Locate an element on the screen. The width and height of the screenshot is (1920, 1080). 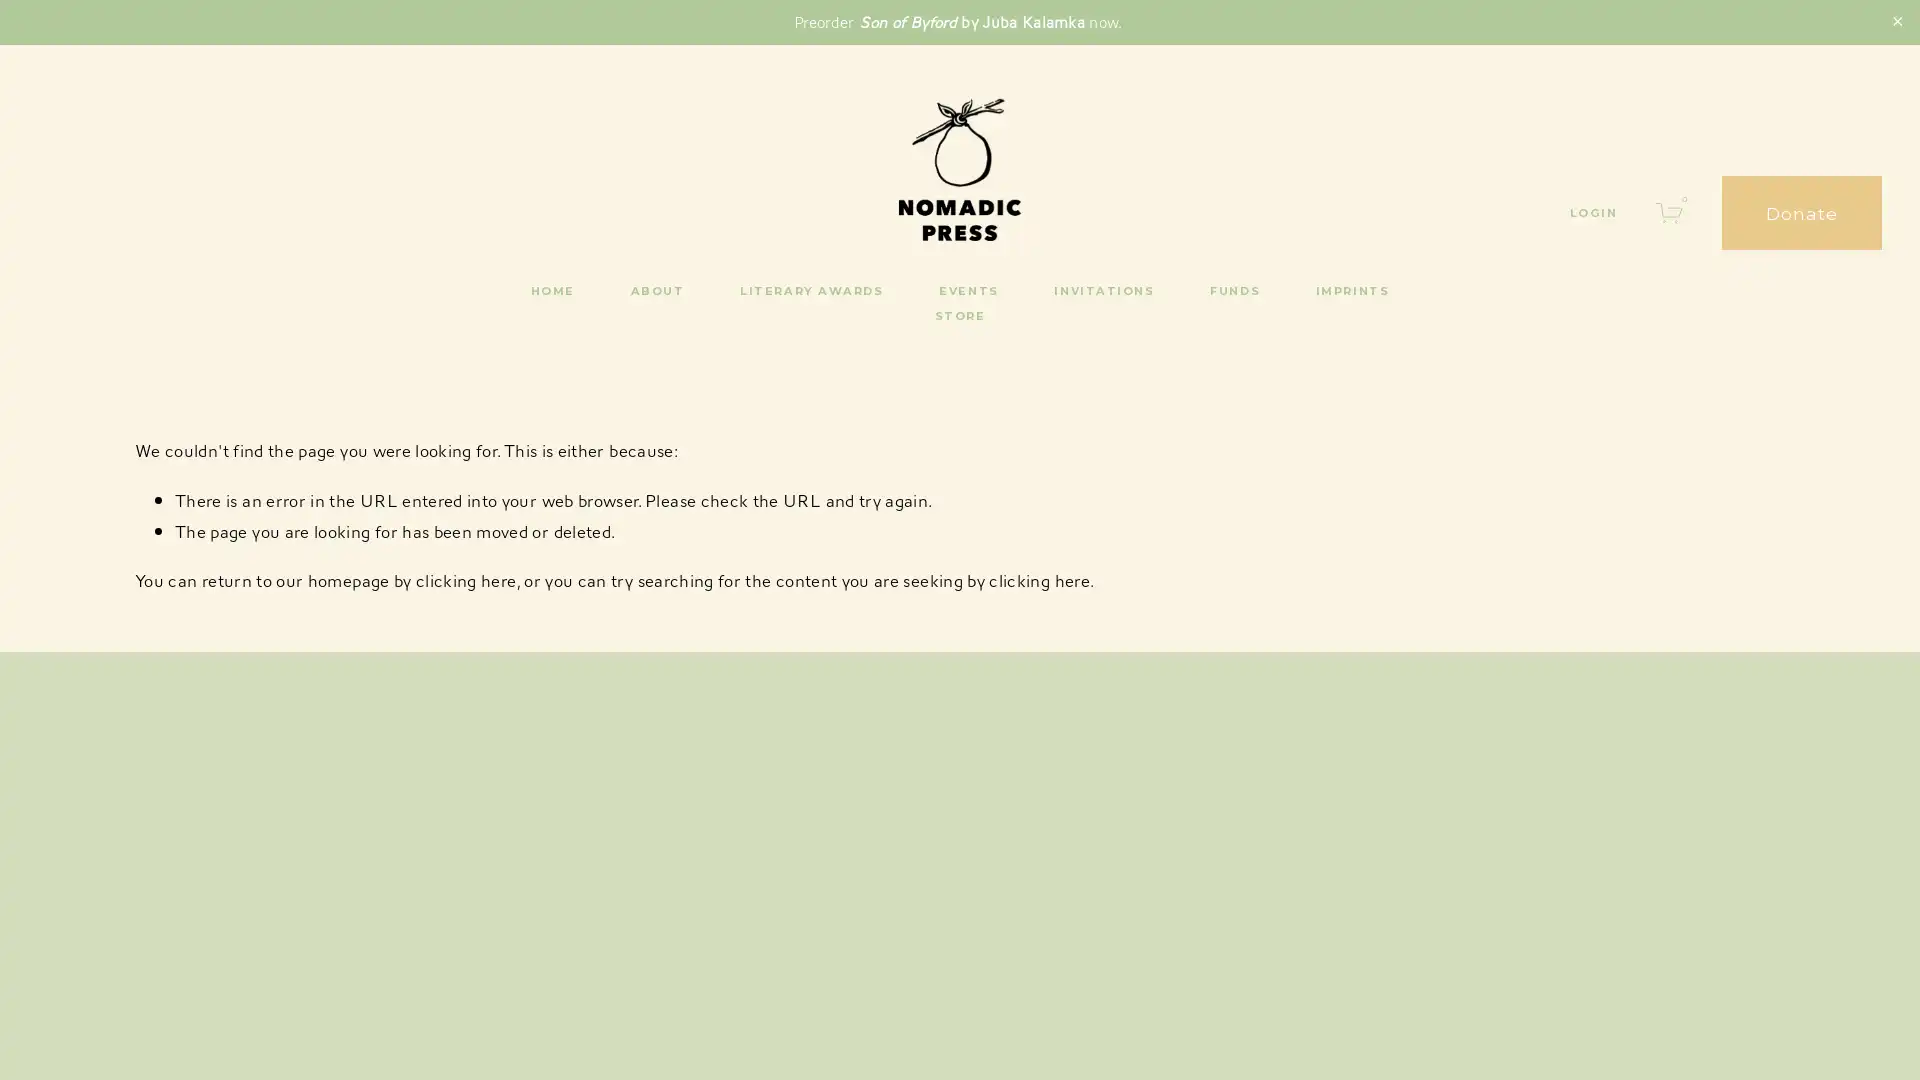
Close is located at coordinates (1819, 598).